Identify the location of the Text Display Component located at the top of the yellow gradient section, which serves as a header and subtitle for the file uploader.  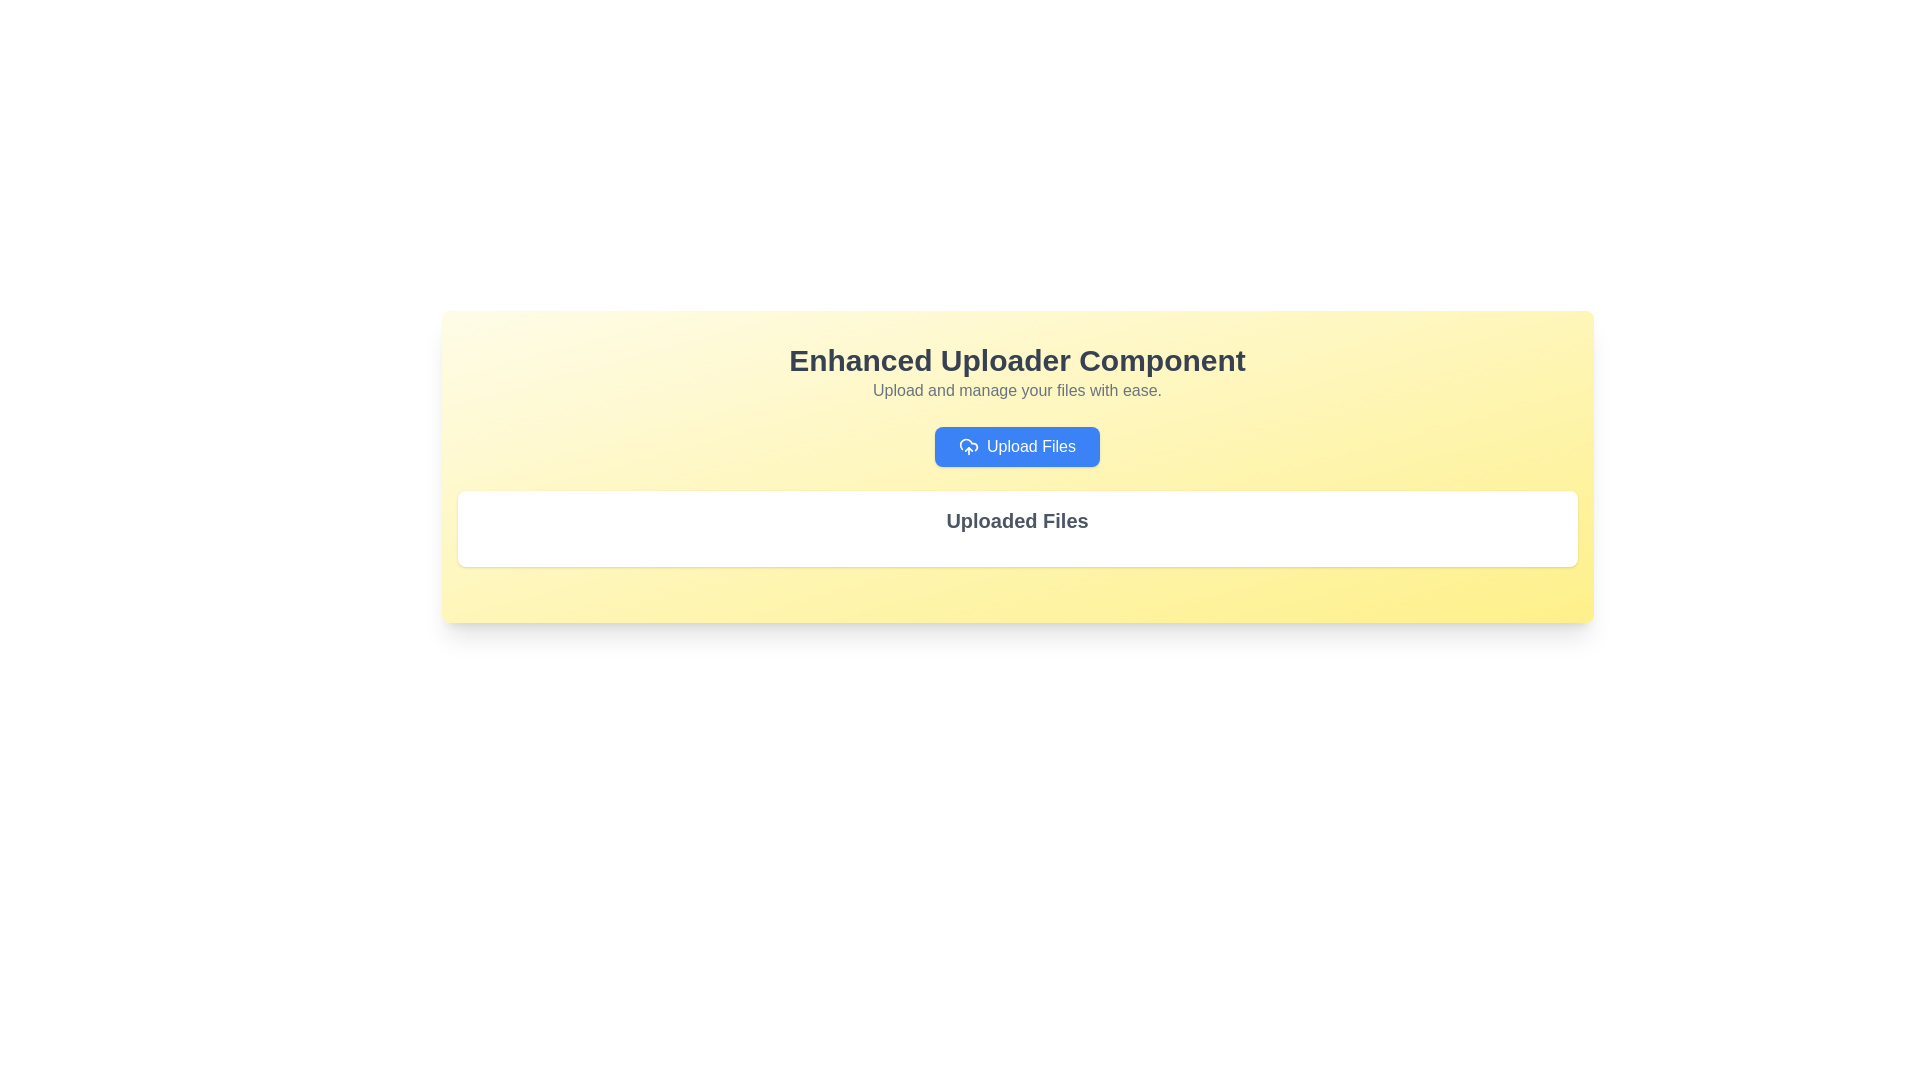
(1017, 373).